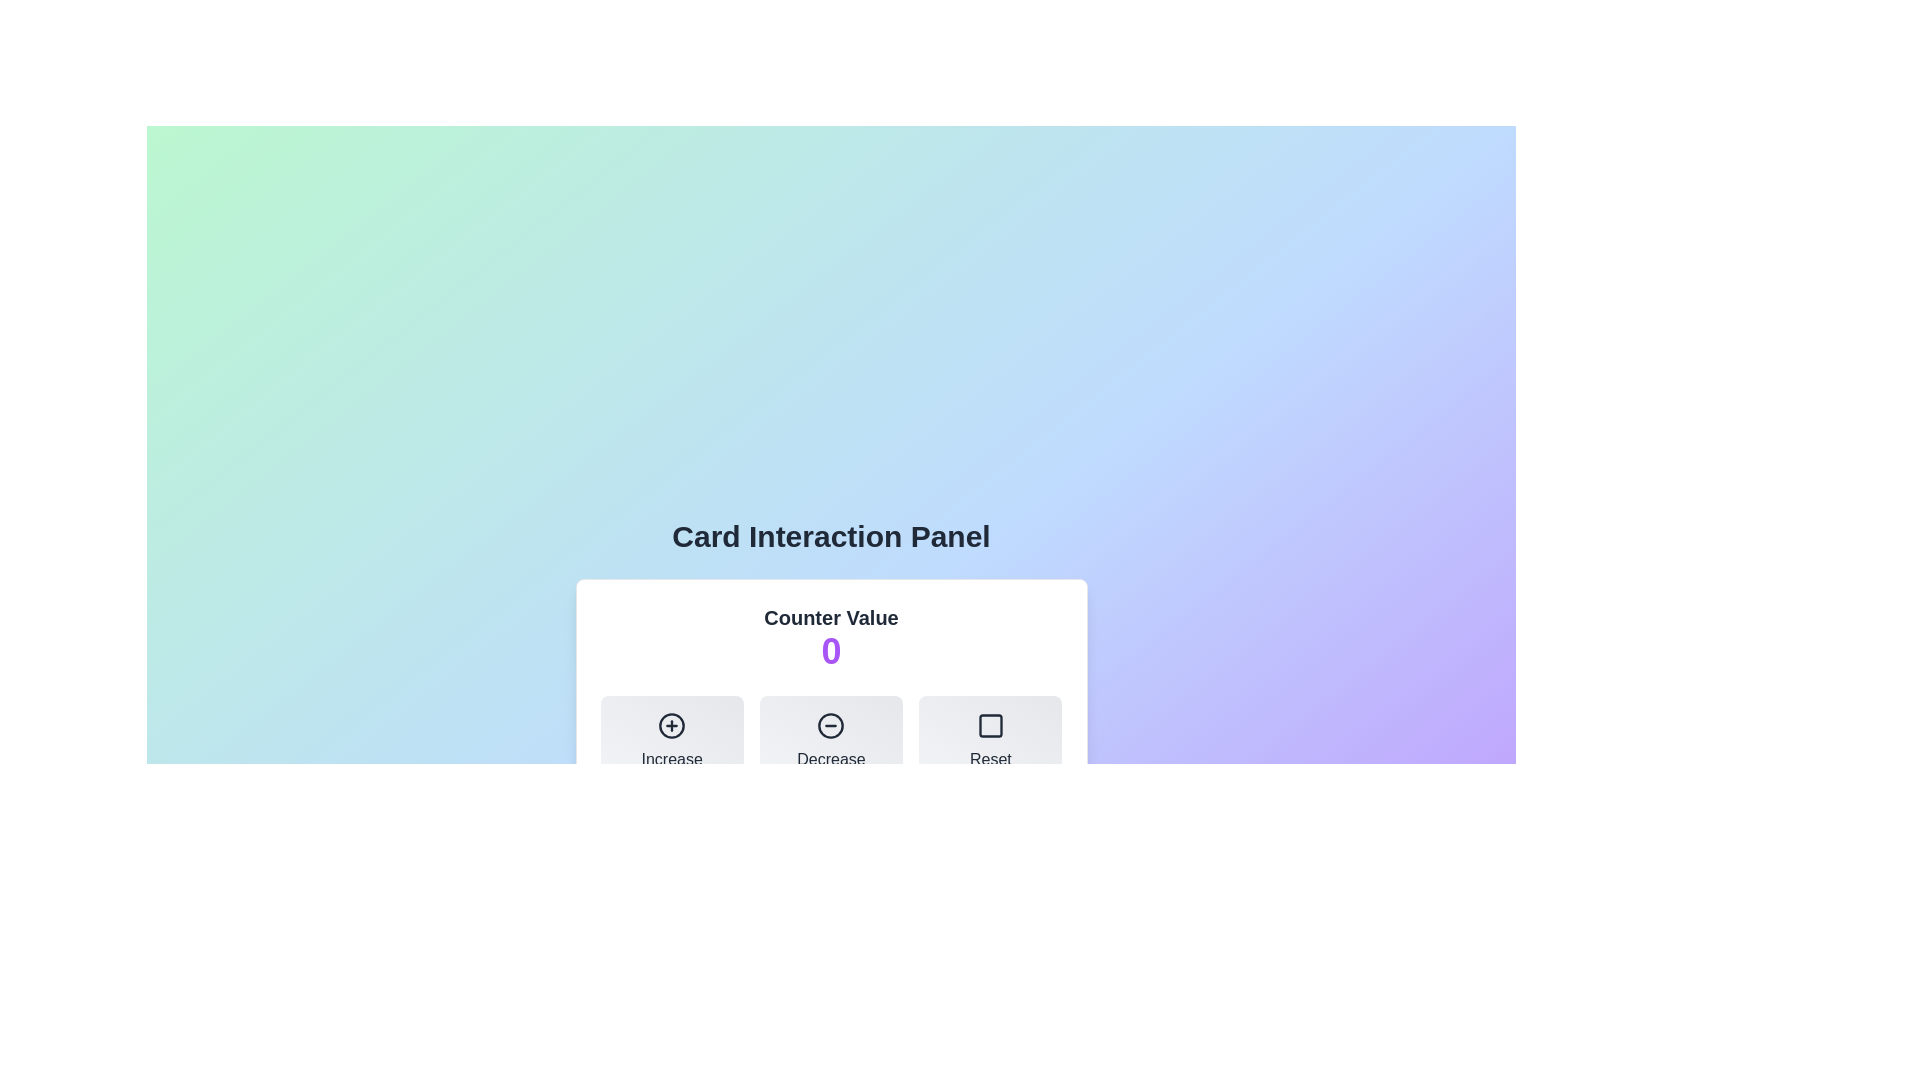 The width and height of the screenshot is (1920, 1080). What do you see at coordinates (672, 725) in the screenshot?
I see `the outermost circular component of the 'plus in a circle' icon, which is the leftmost button in the row of three buttons below the 'Counter Value' text showing '0'` at bounding box center [672, 725].